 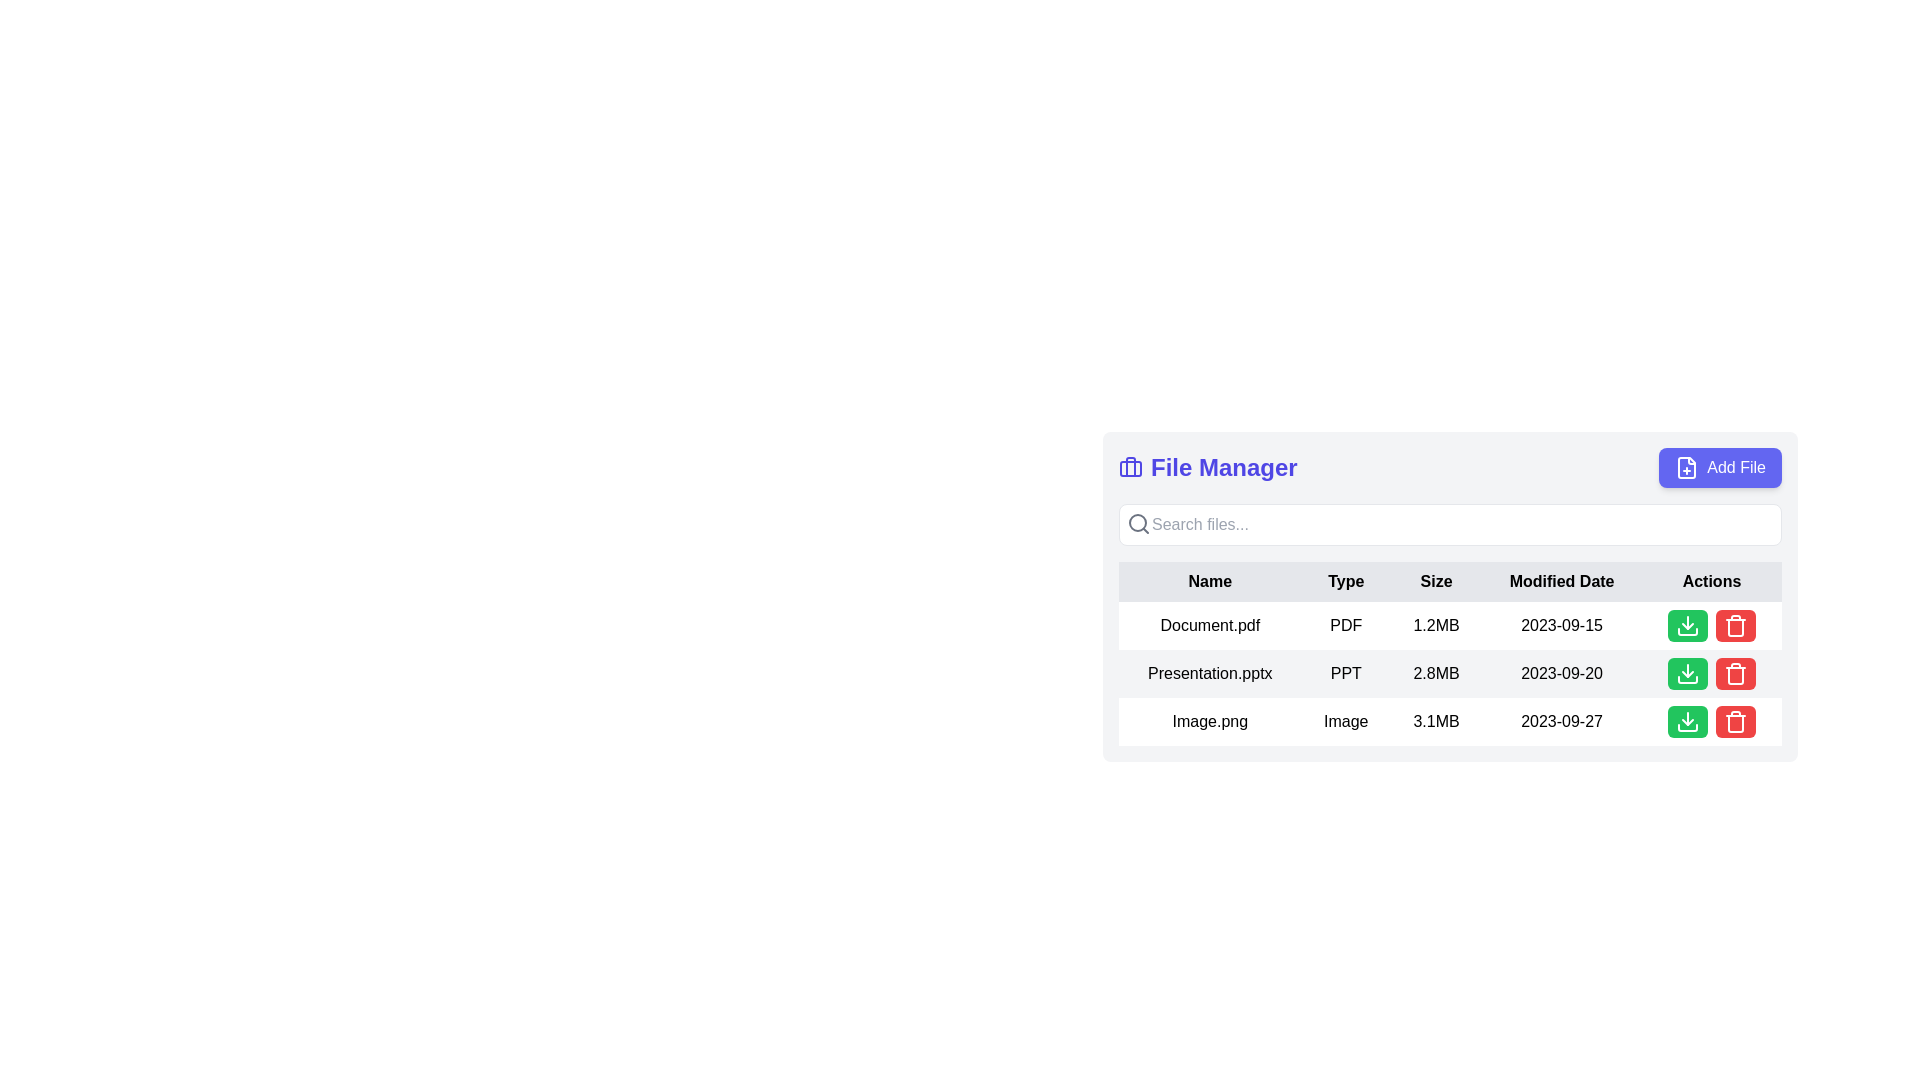 I want to click on the download button with an embedded icon located on the far right side in the table's 'Actions' column for the 'Presentation.pptx' row, so click(x=1687, y=674).